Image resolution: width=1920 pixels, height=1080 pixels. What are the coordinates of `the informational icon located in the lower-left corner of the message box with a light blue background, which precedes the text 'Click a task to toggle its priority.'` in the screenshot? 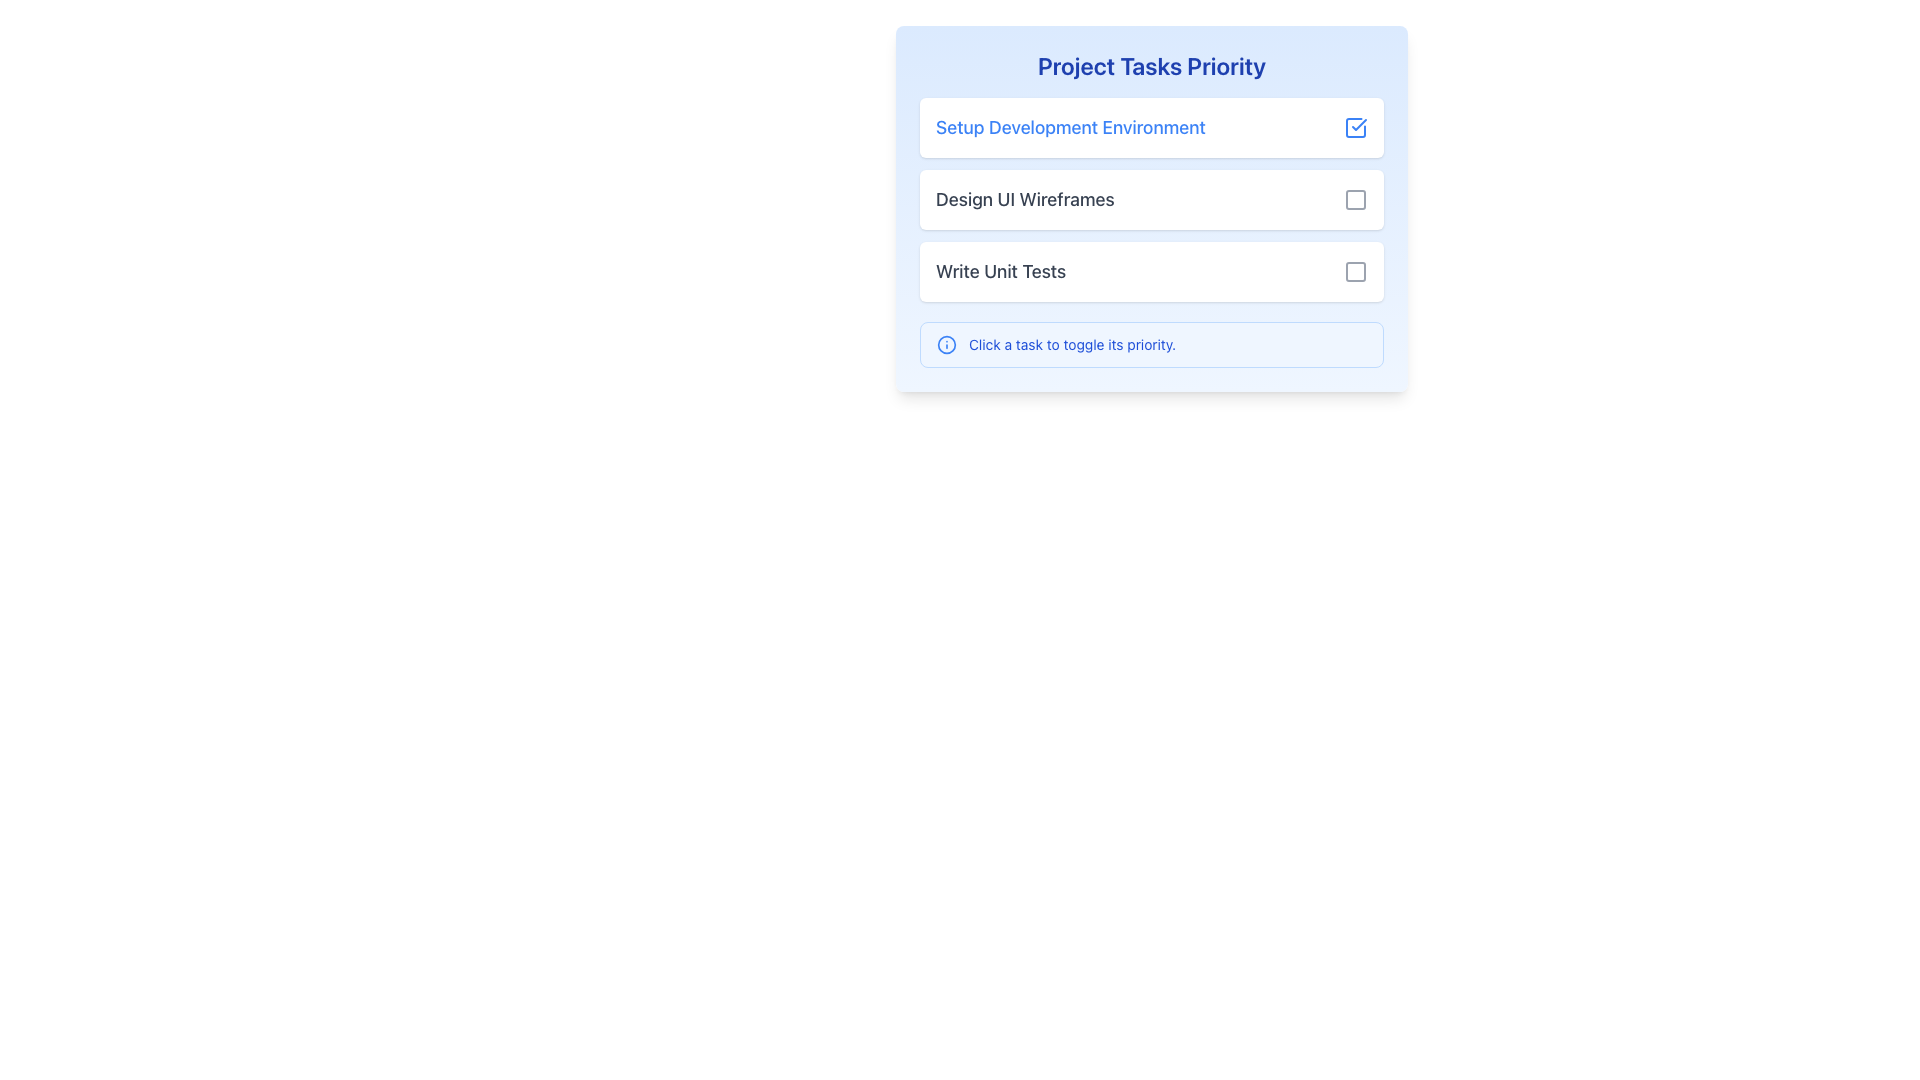 It's located at (945, 343).